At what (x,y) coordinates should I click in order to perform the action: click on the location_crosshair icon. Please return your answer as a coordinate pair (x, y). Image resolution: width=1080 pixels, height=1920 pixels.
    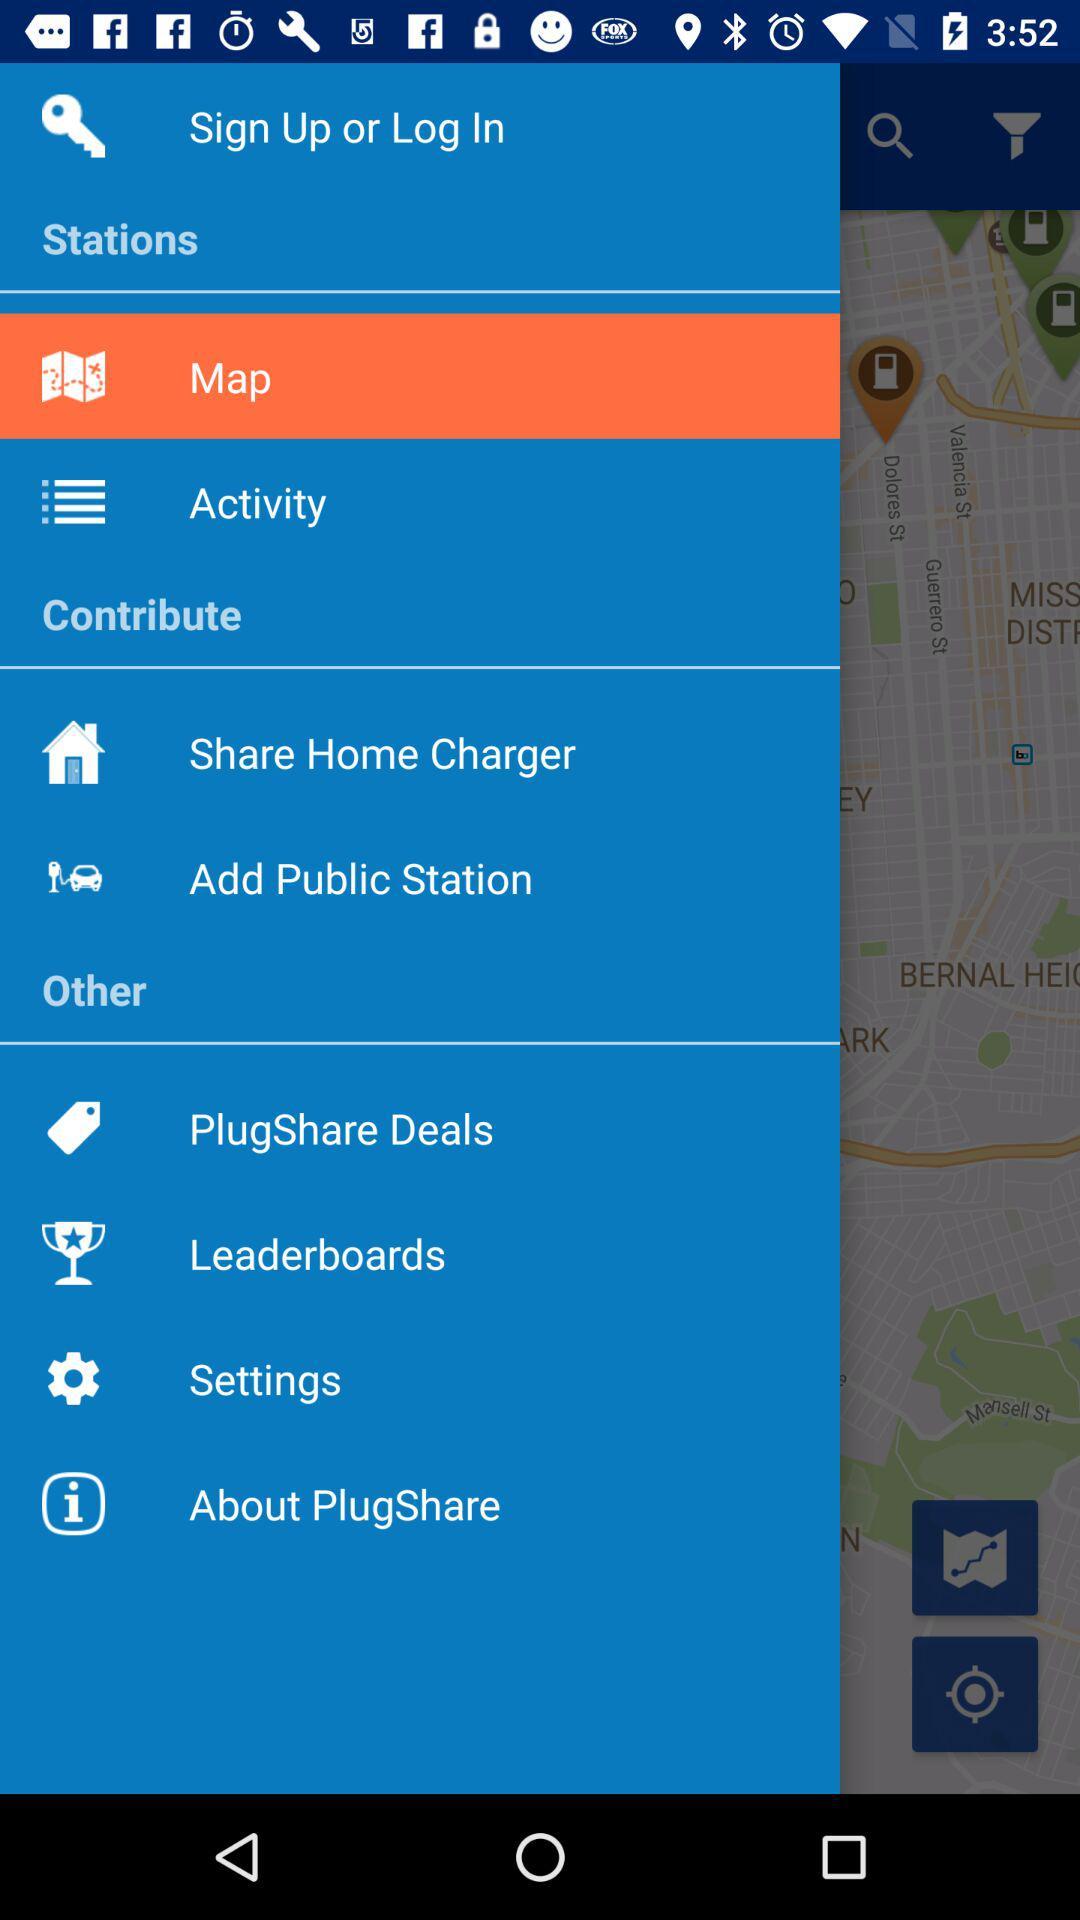
    Looking at the image, I should click on (974, 1693).